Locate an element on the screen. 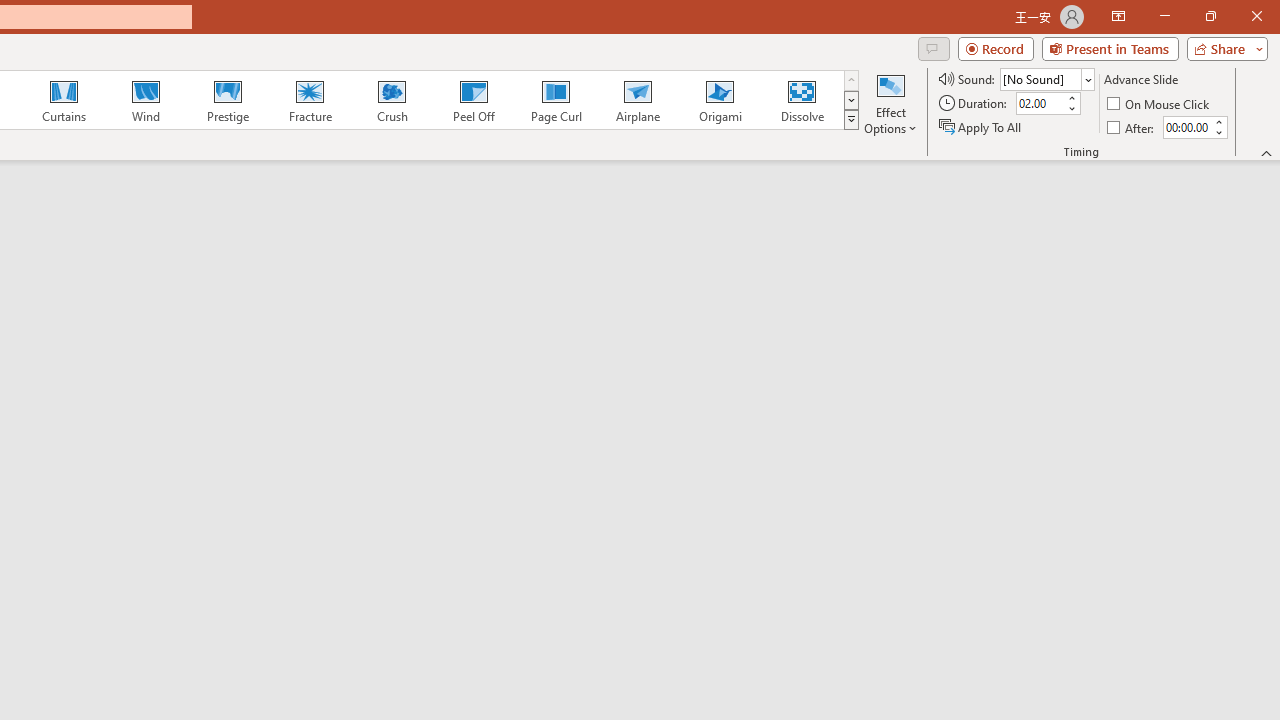  'Prestige' is located at coordinates (227, 100).